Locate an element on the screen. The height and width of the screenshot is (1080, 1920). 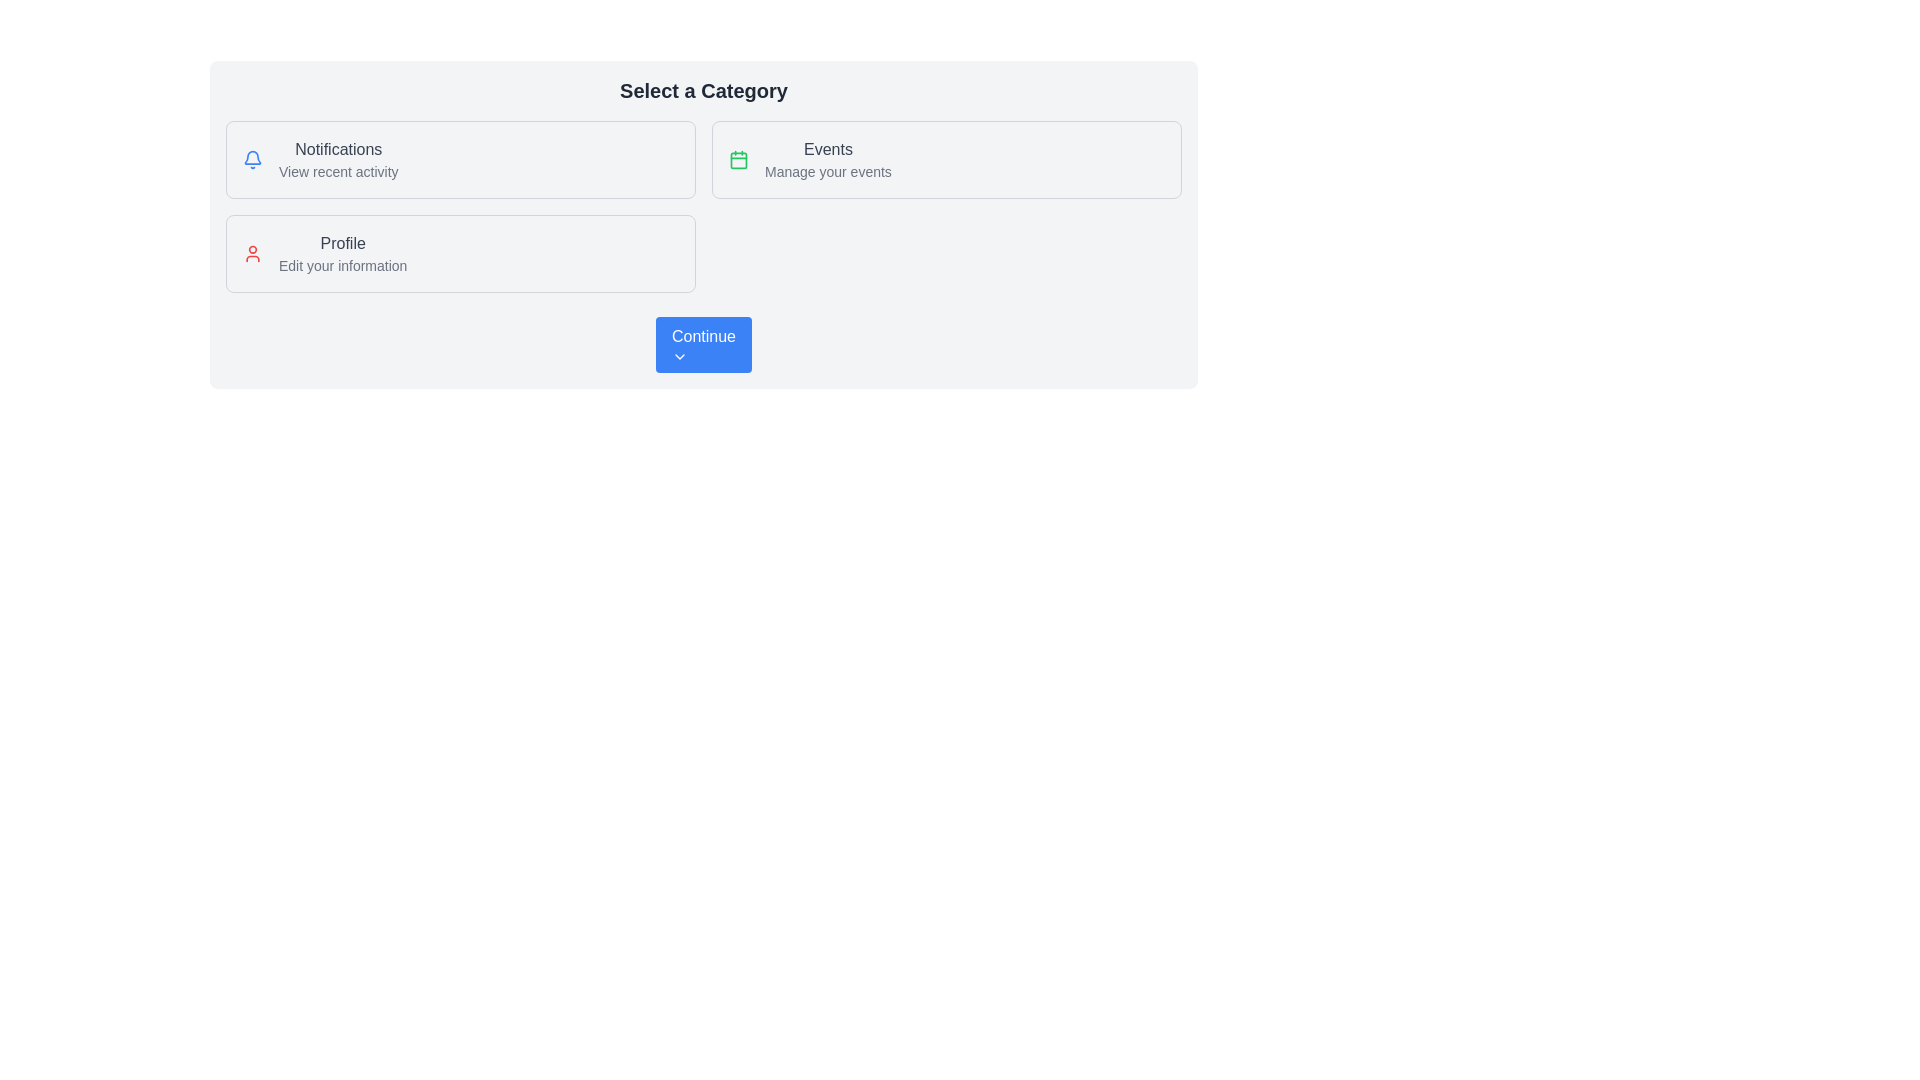
information presented on the clickable card located in the first row of the grid layout, positioned as the third card from the left, below the 'Notifications' card and to the left of the 'Events' card is located at coordinates (459, 253).